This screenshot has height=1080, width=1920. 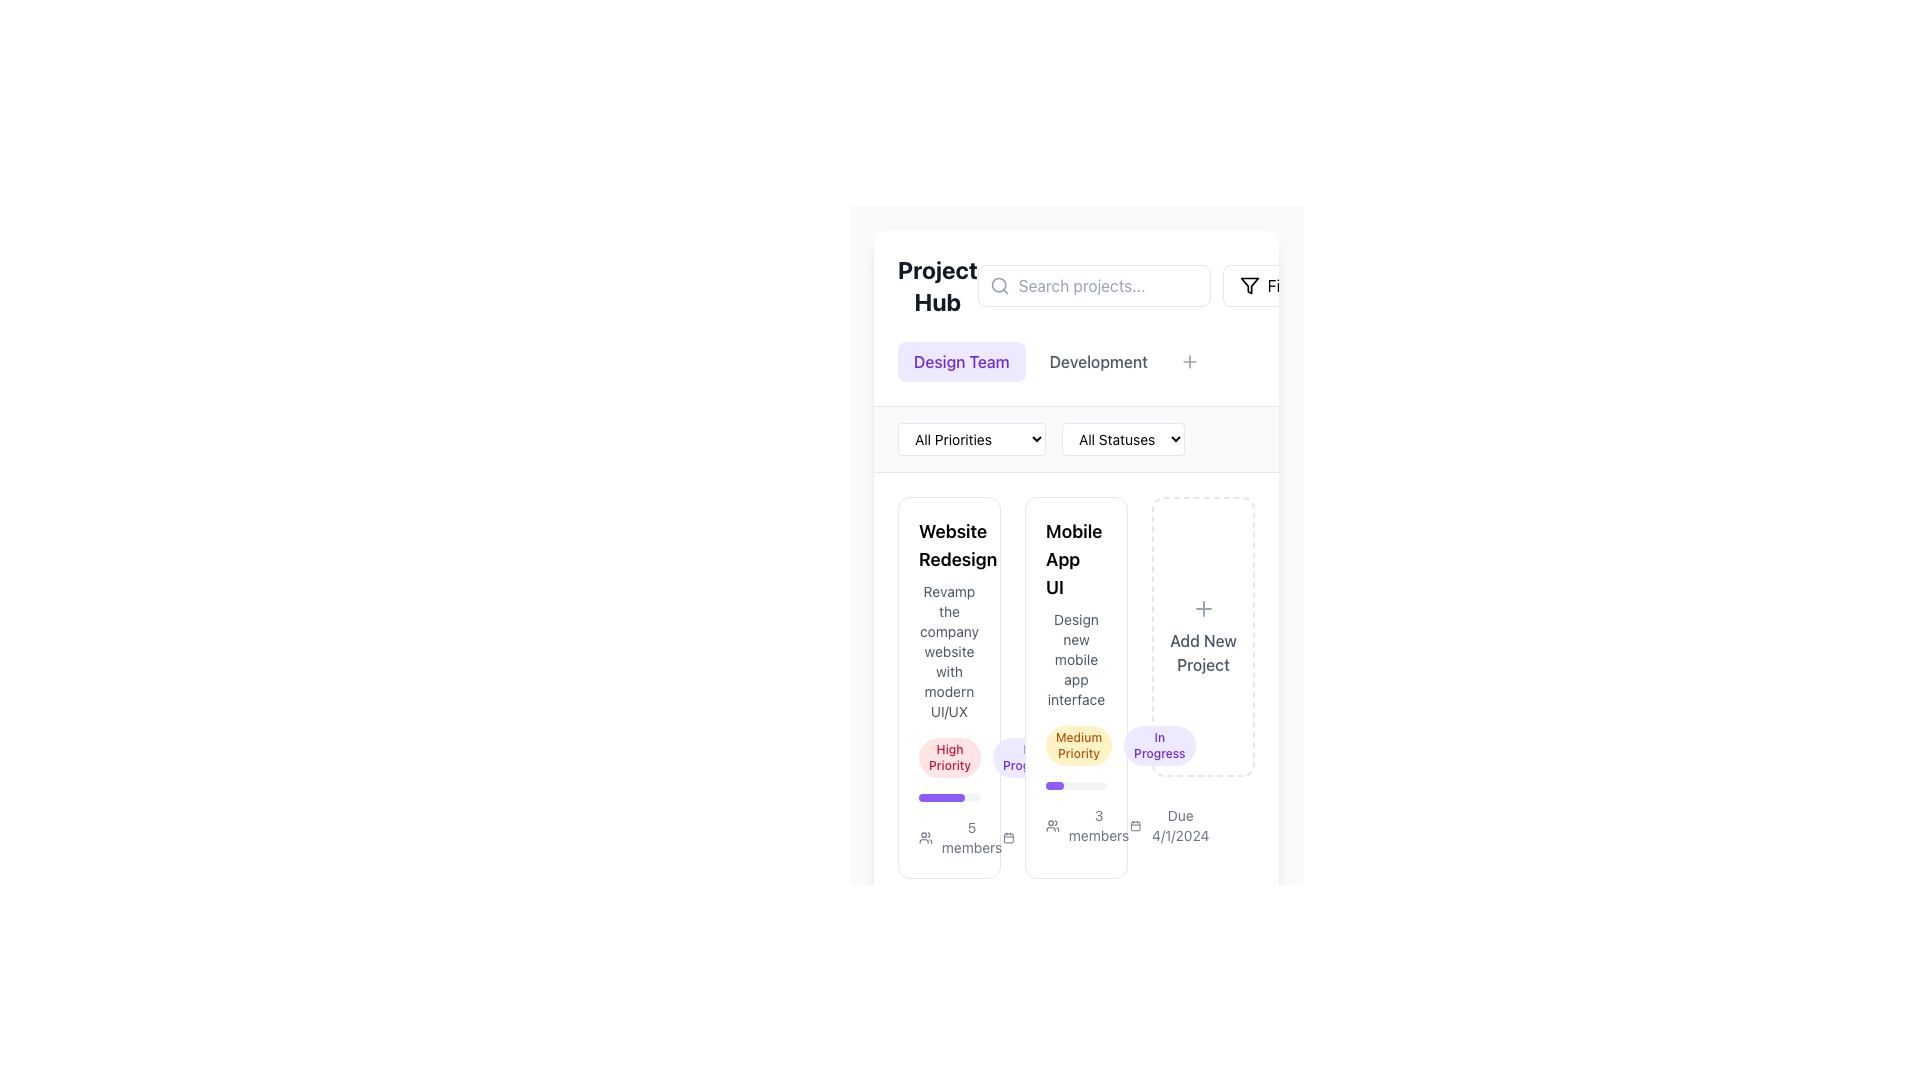 What do you see at coordinates (971, 438) in the screenshot?
I see `the 'All Priorities' dropdown menu` at bounding box center [971, 438].